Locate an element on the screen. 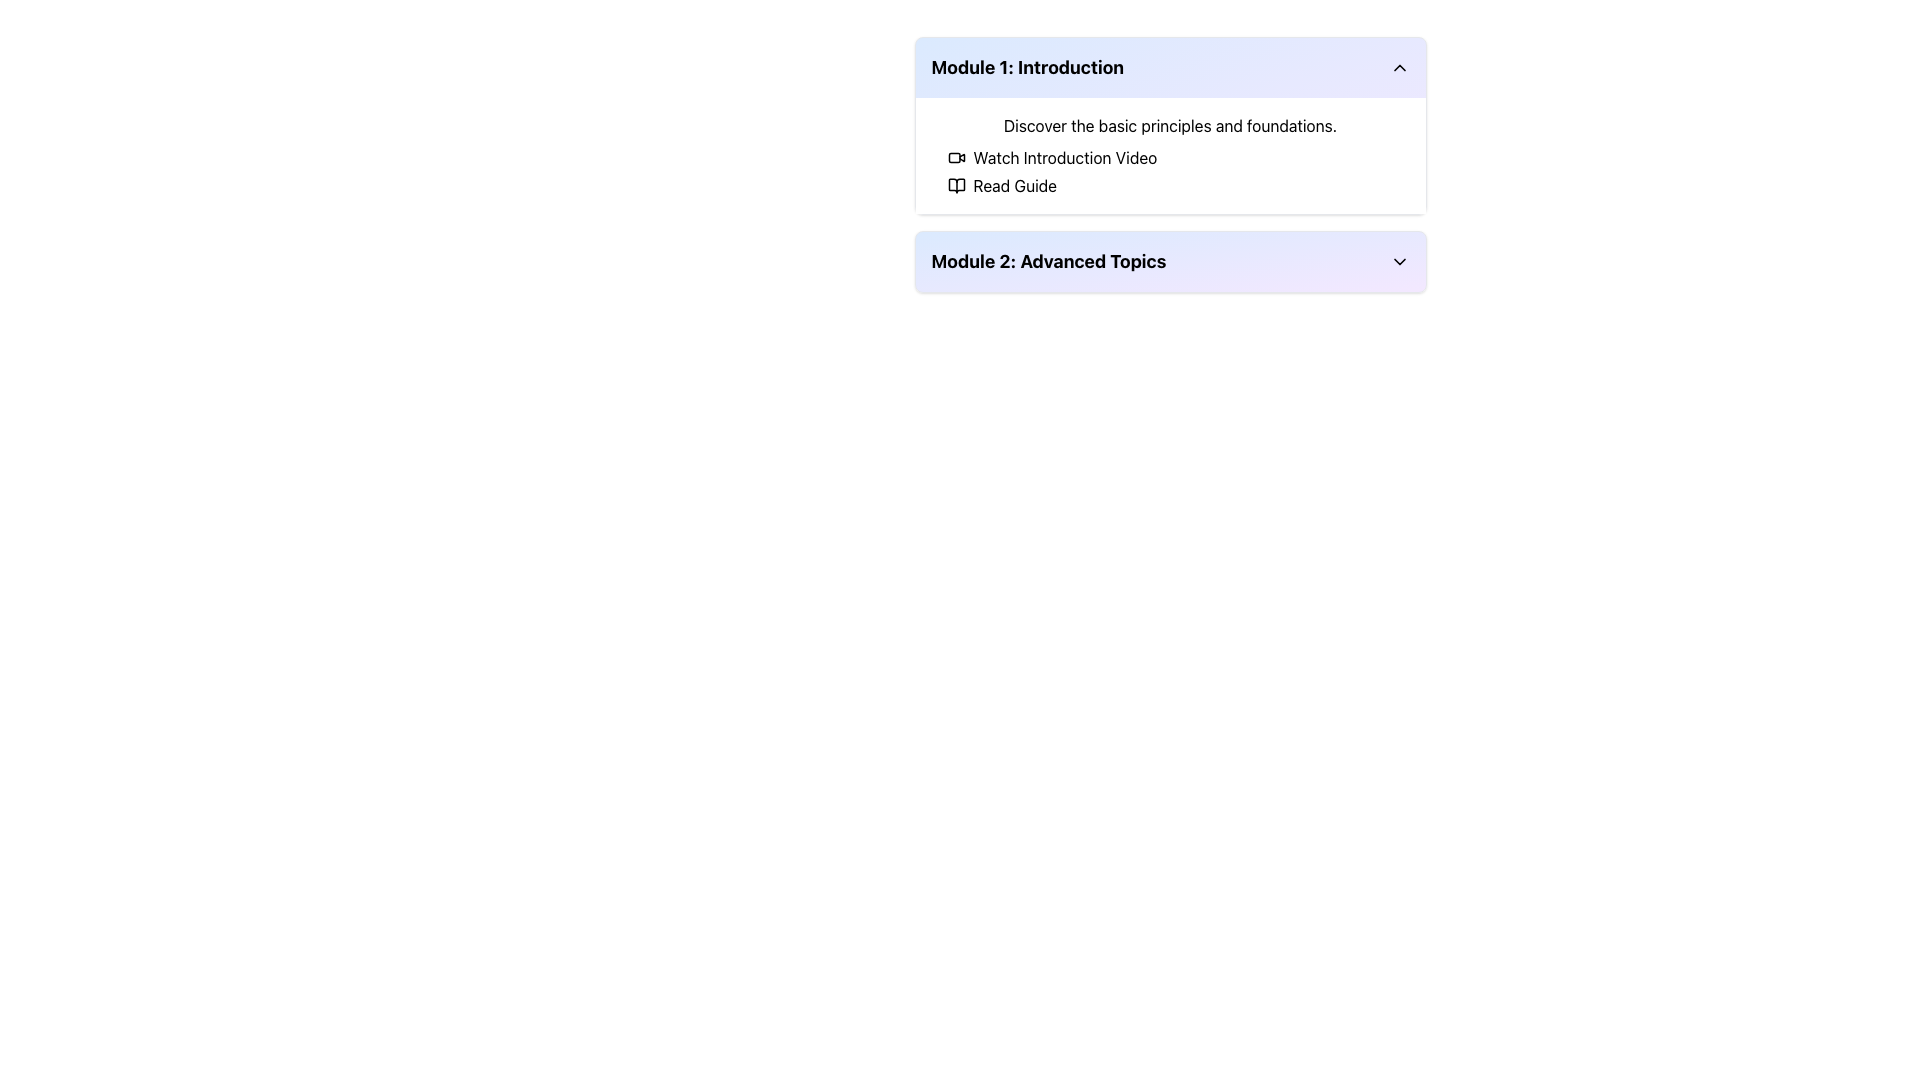 The width and height of the screenshot is (1920, 1080). the bold, large-sized text element that reads 'Module 1: Introduction' is located at coordinates (1027, 67).